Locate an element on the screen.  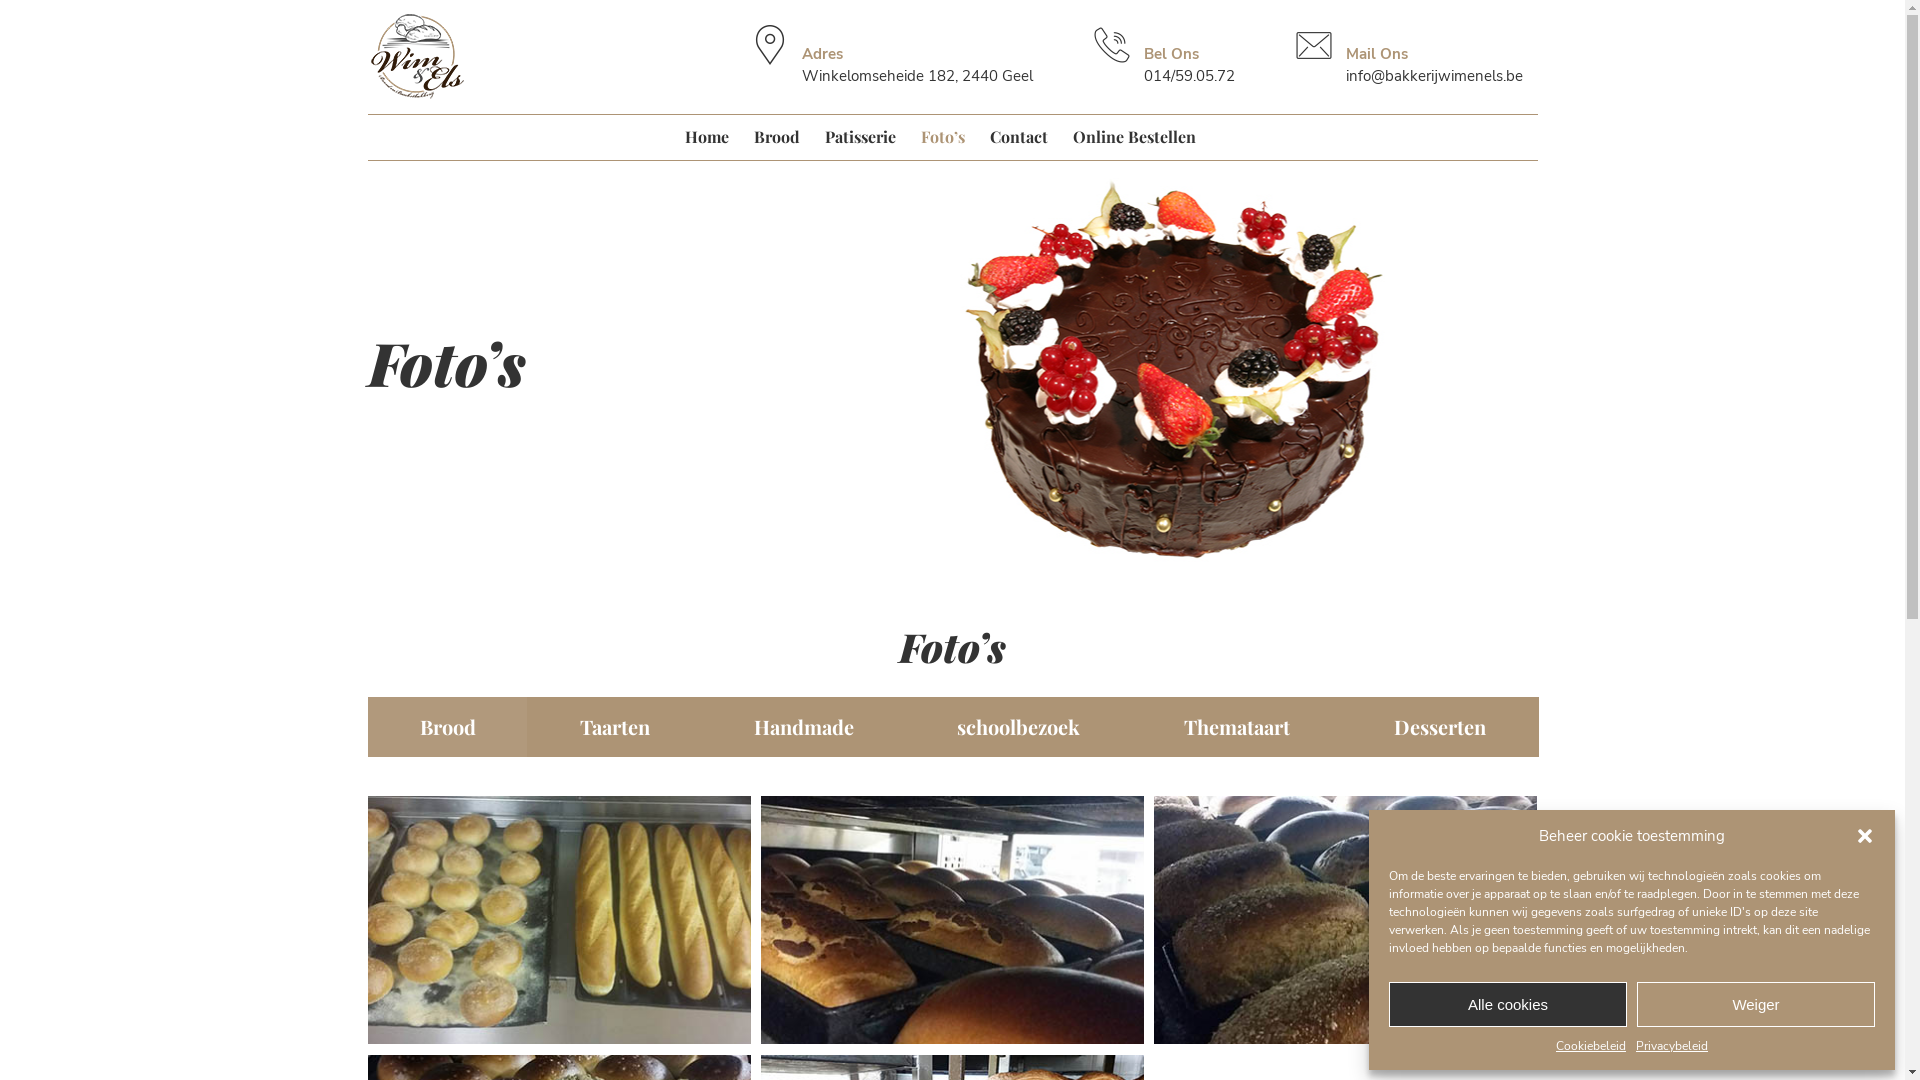
'Desserten' is located at coordinates (1342, 725).